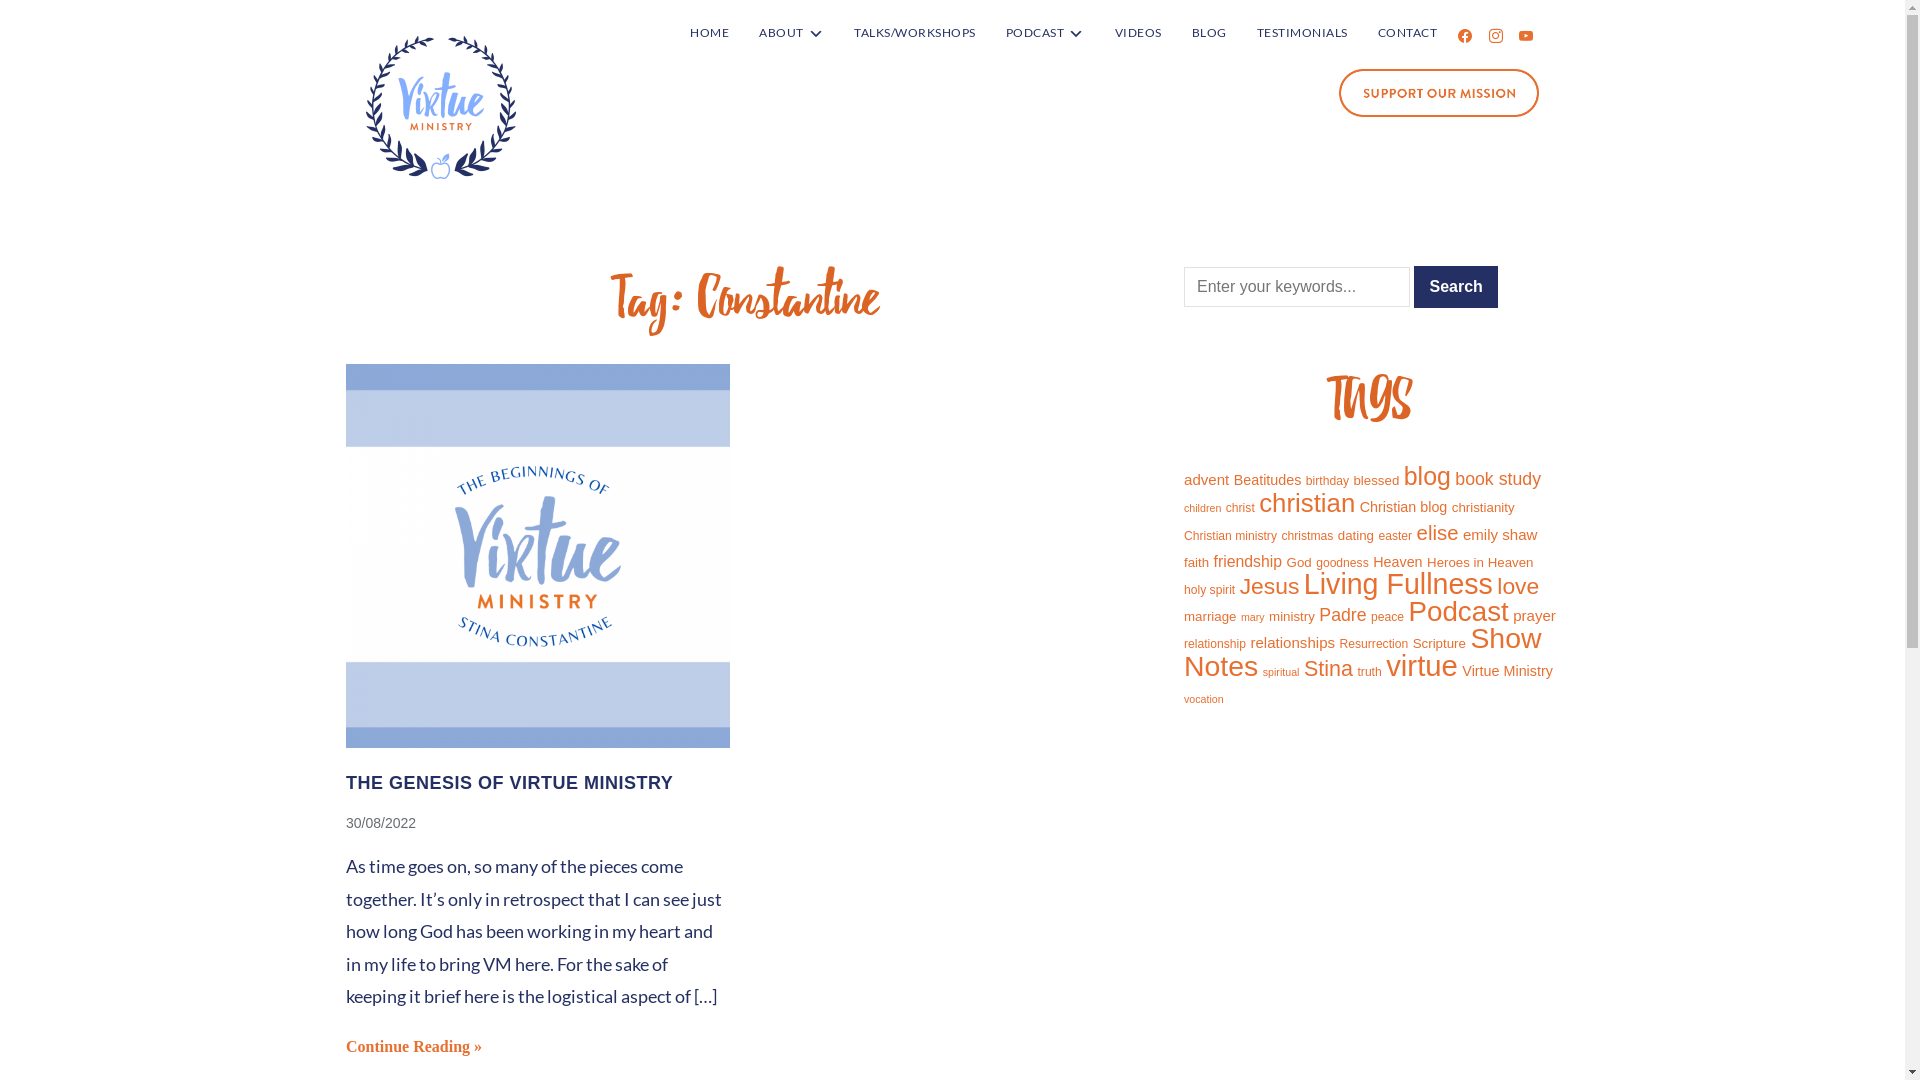 This screenshot has width=1920, height=1080. Describe the element at coordinates (1266, 479) in the screenshot. I see `'Beatitudes'` at that location.